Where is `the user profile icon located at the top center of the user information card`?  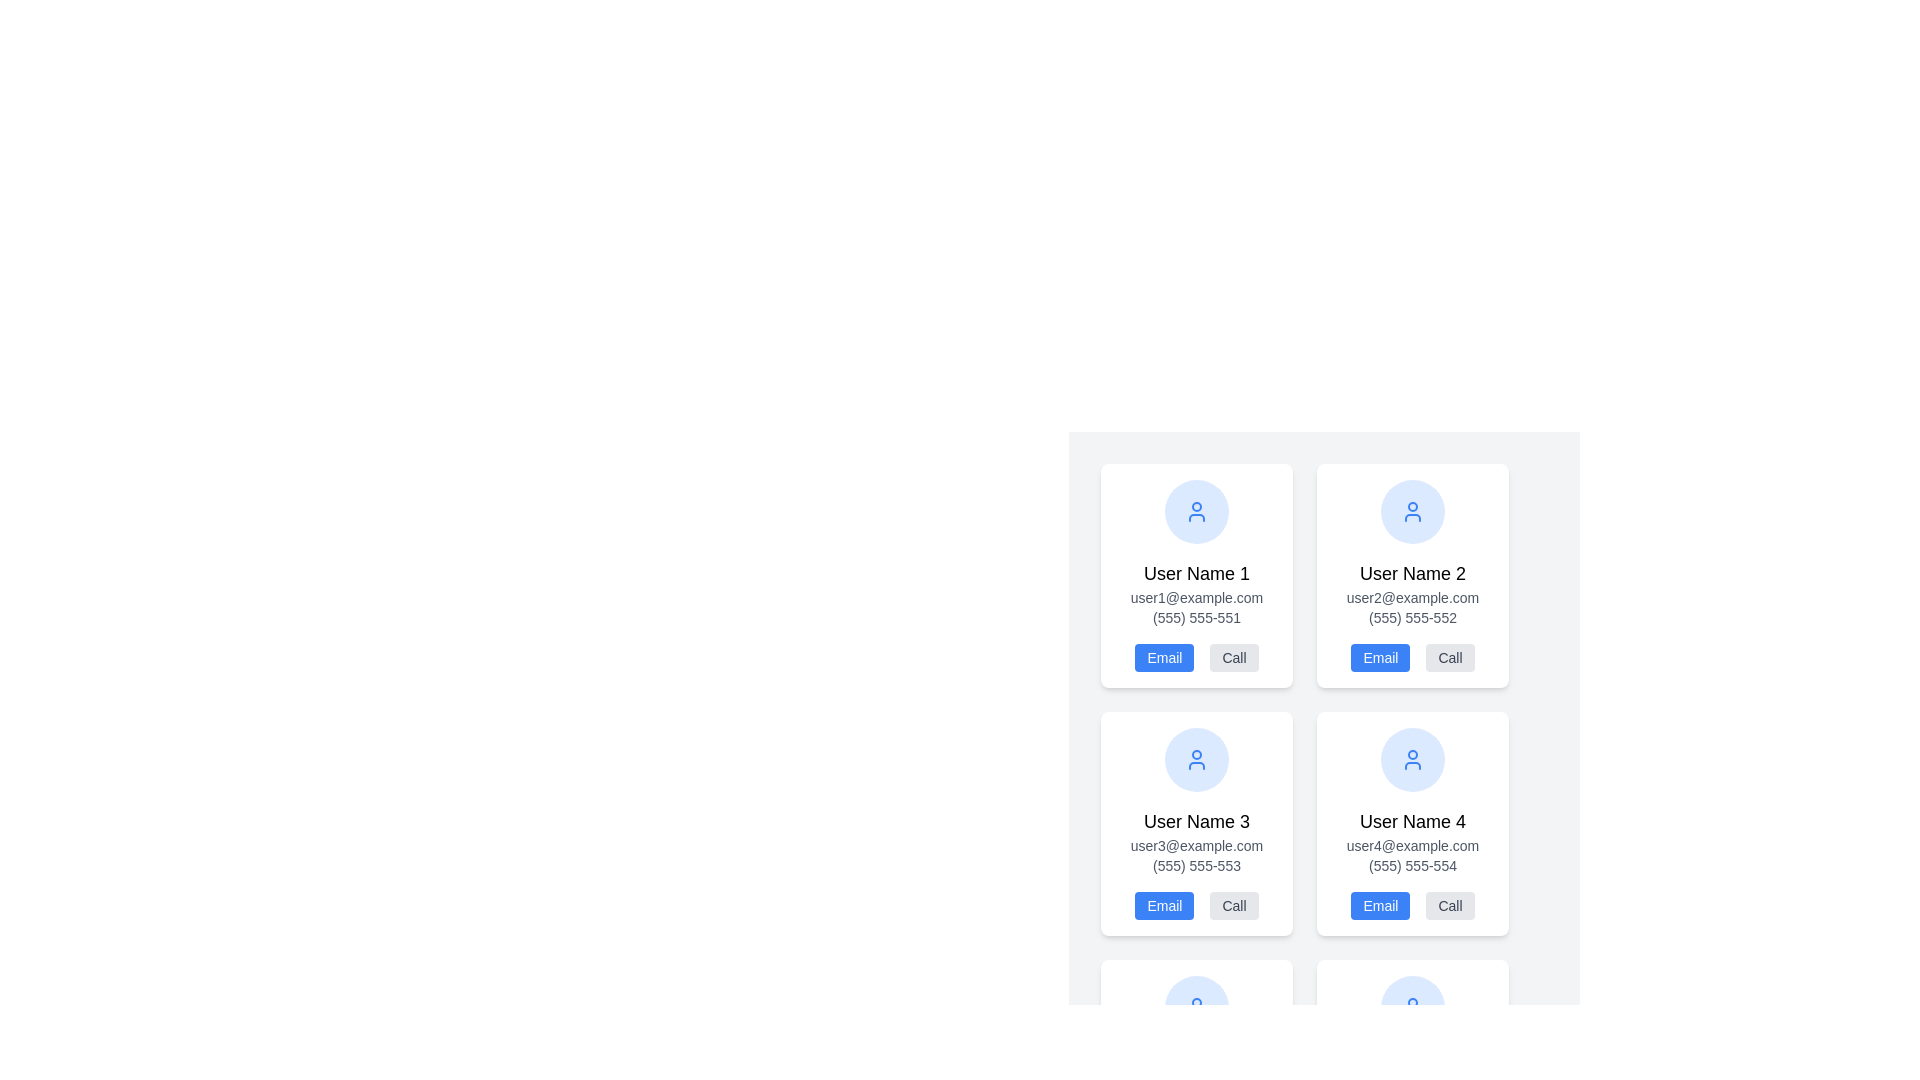
the user profile icon located at the top center of the user information card is located at coordinates (1411, 759).